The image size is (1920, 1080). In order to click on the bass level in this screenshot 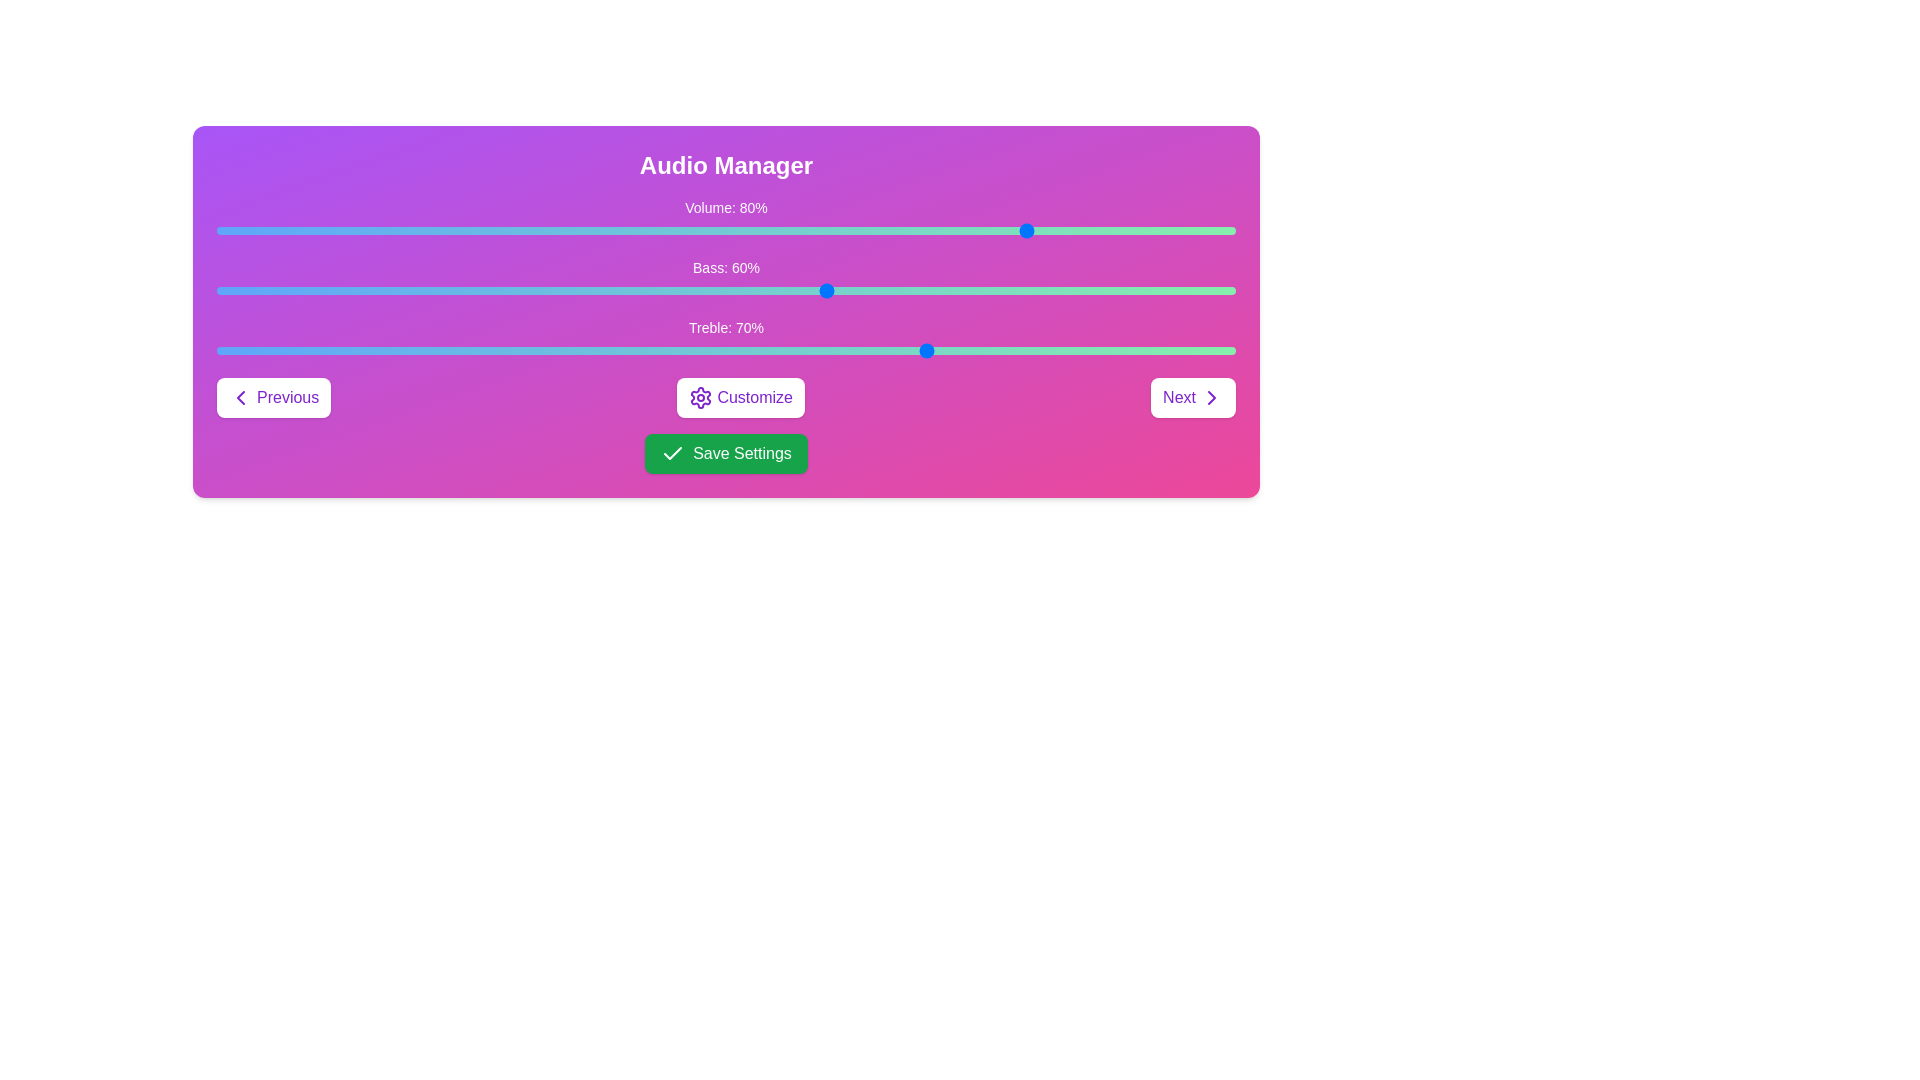, I will do `click(898, 290)`.